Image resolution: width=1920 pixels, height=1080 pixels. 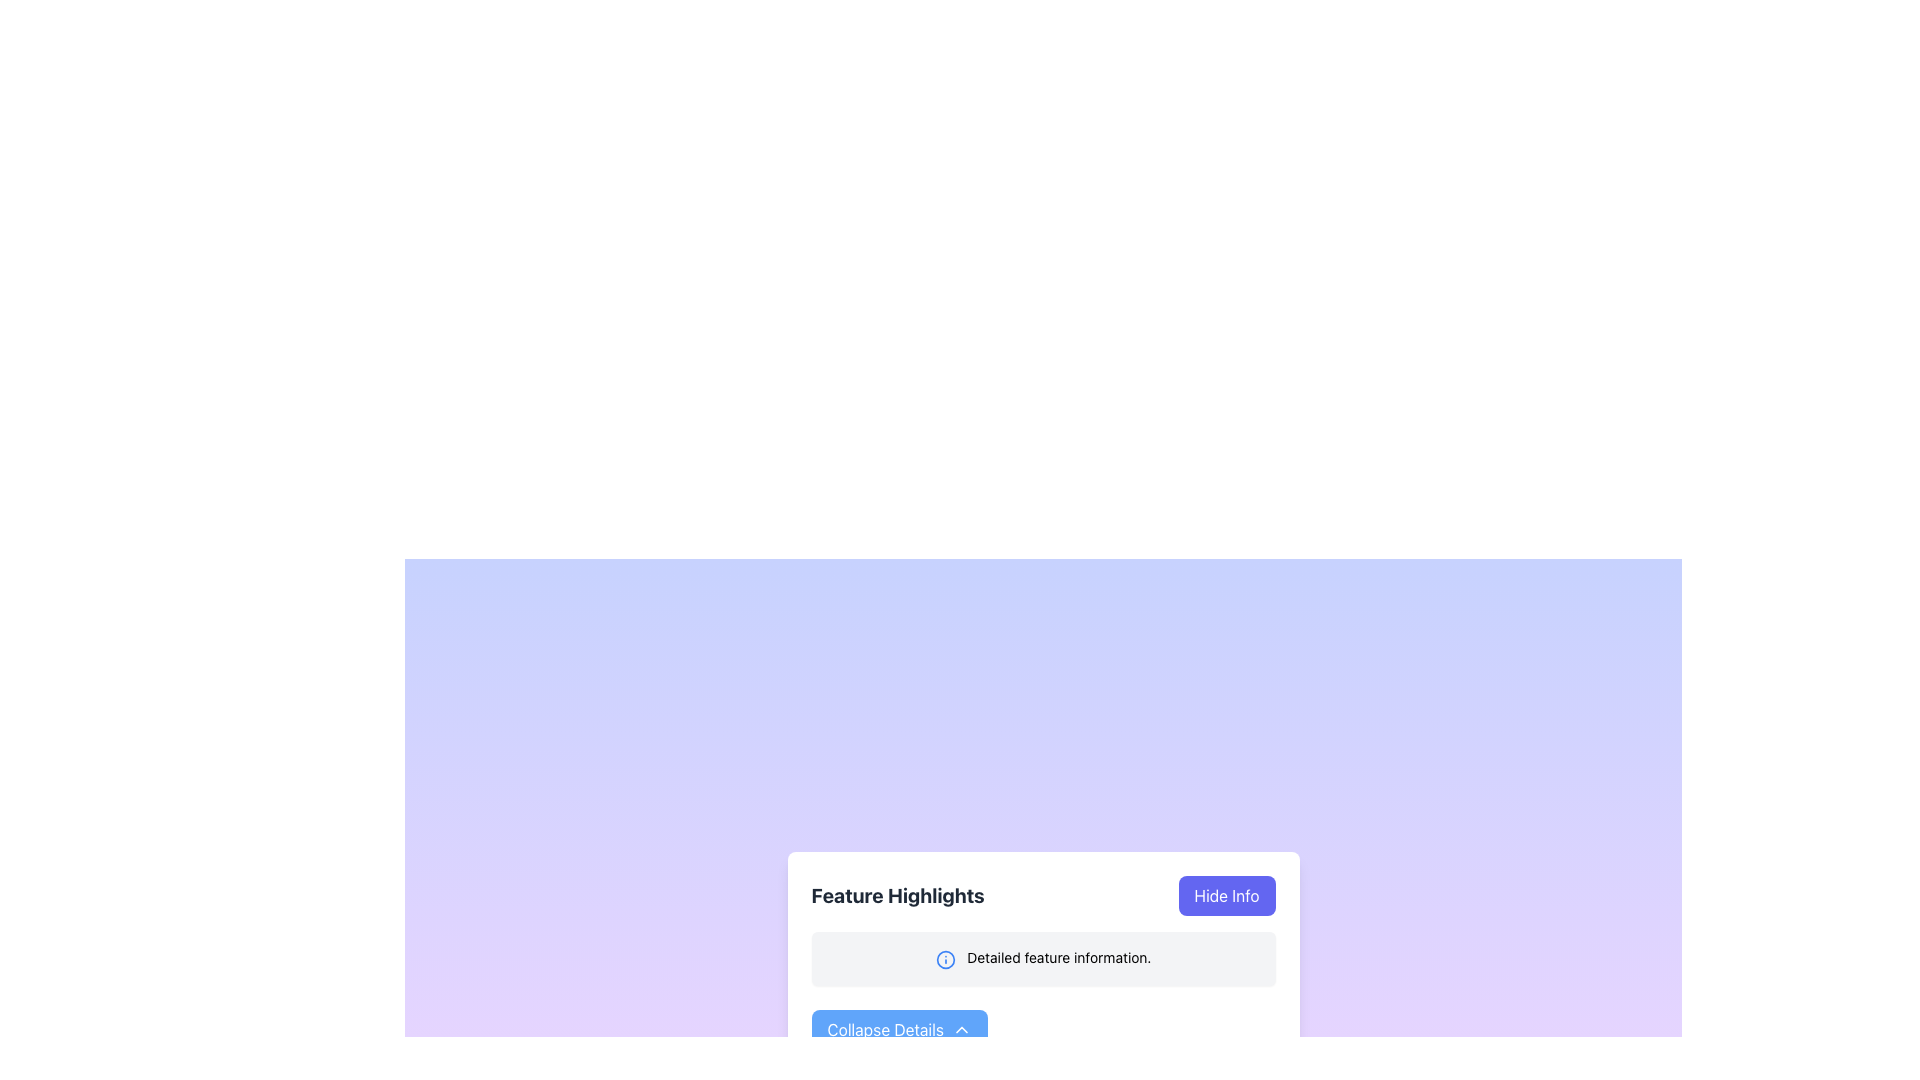 I want to click on the collapse button located in the lower section of the information box, so click(x=898, y=1029).